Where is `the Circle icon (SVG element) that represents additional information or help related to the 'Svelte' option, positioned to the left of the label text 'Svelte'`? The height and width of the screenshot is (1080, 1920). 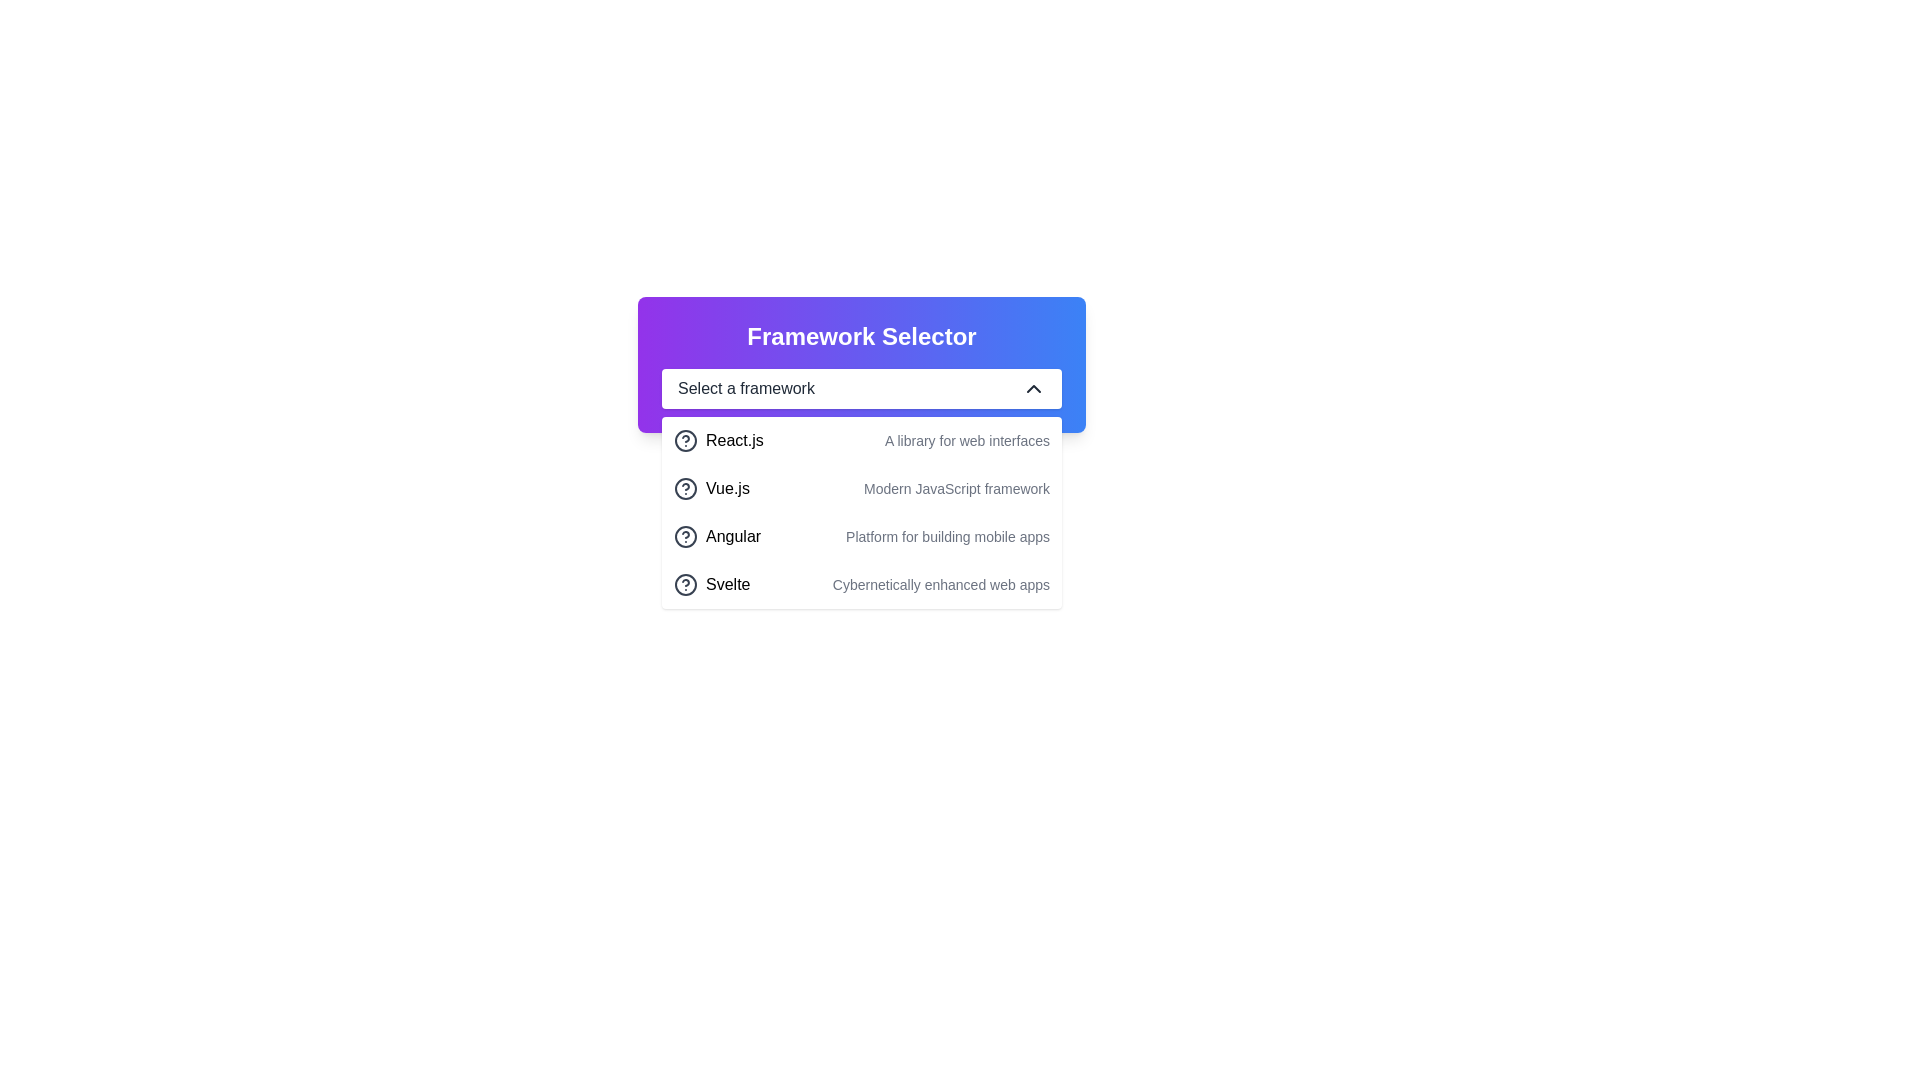
the Circle icon (SVG element) that represents additional information or help related to the 'Svelte' option, positioned to the left of the label text 'Svelte' is located at coordinates (686, 585).